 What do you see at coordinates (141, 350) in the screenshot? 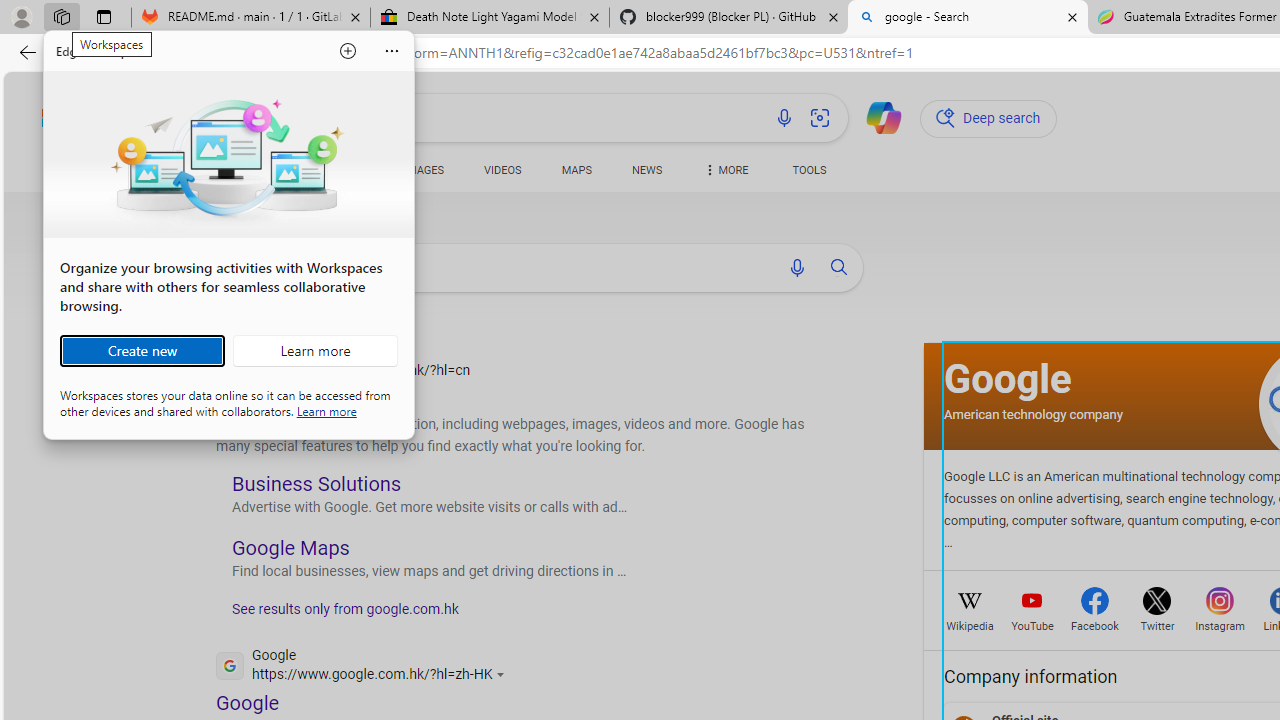
I see `'Create new workspace'` at bounding box center [141, 350].